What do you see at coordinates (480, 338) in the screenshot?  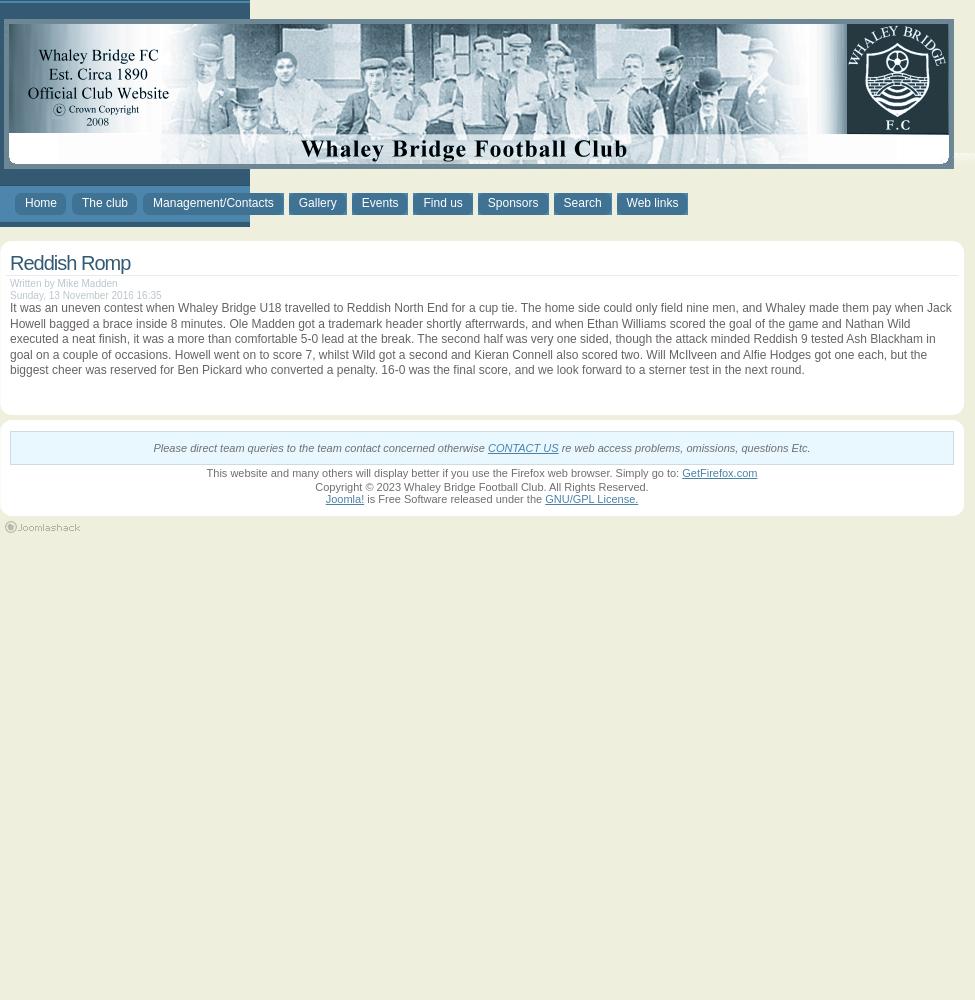 I see `'It was an uneven contest when Whaley Bridge U18 travelled to Reddish North End for a cup tie.



The home side could only field nine men, and Whaley made them pay when Jack Howell bagged a brace inside 8 minutes. Ole Madden got a trademark header shortly afterrwards, and when Ethan Williams scored the goal of the game and Nathan Wild executed a neat finish, it was a more than comfortable 5-0 lead at the break. The second half was very one sided, though the attack minded Reddish 9 tested Ash Blackham in goal on a couple of occasions. Howell went on to score 7, whilst Wild got a second and Kieran Connell also scored two. Will McIlveen and Alfie Hodges got one each, but the biggest cheer was reserved for Ben Pickard who converted a penalty. 16-0 was the final score, and we look forward to a sterner test in the next round.'` at bounding box center [480, 338].